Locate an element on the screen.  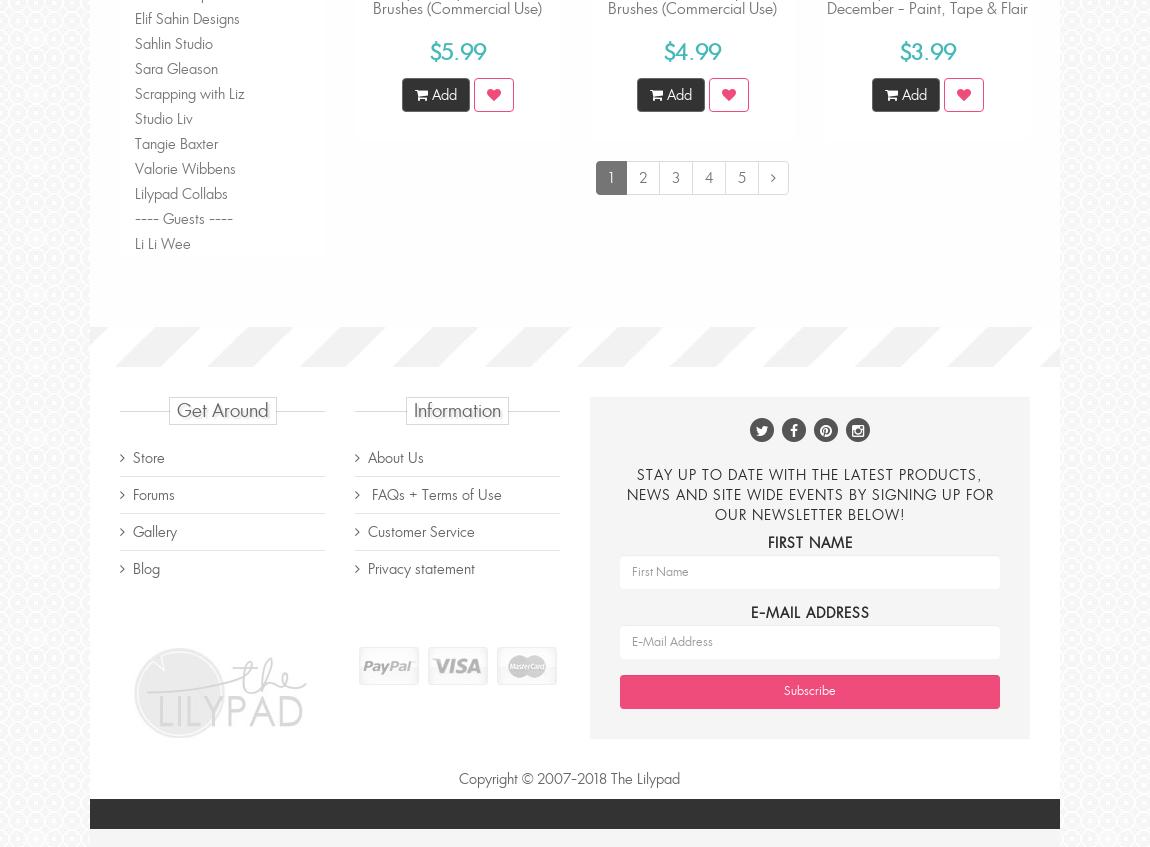
'Store' is located at coordinates (148, 456).